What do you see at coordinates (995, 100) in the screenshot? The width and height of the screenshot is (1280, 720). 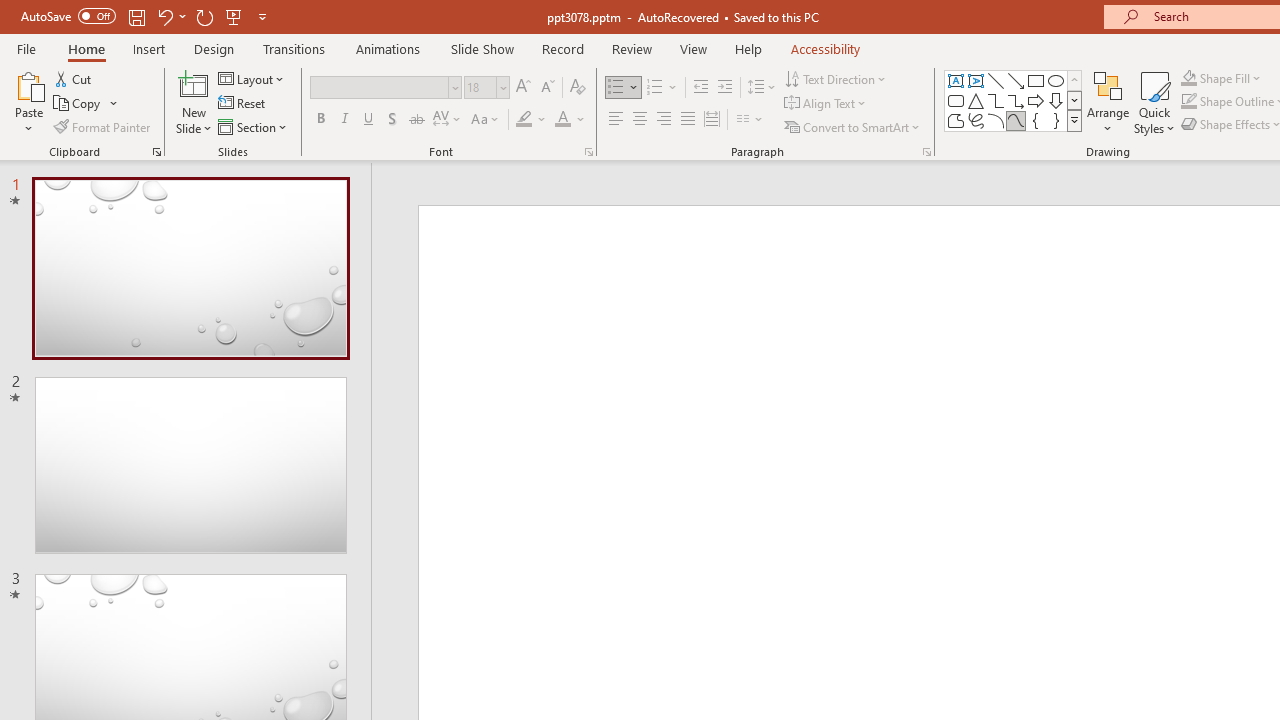 I see `'Connector: Elbow'` at bounding box center [995, 100].